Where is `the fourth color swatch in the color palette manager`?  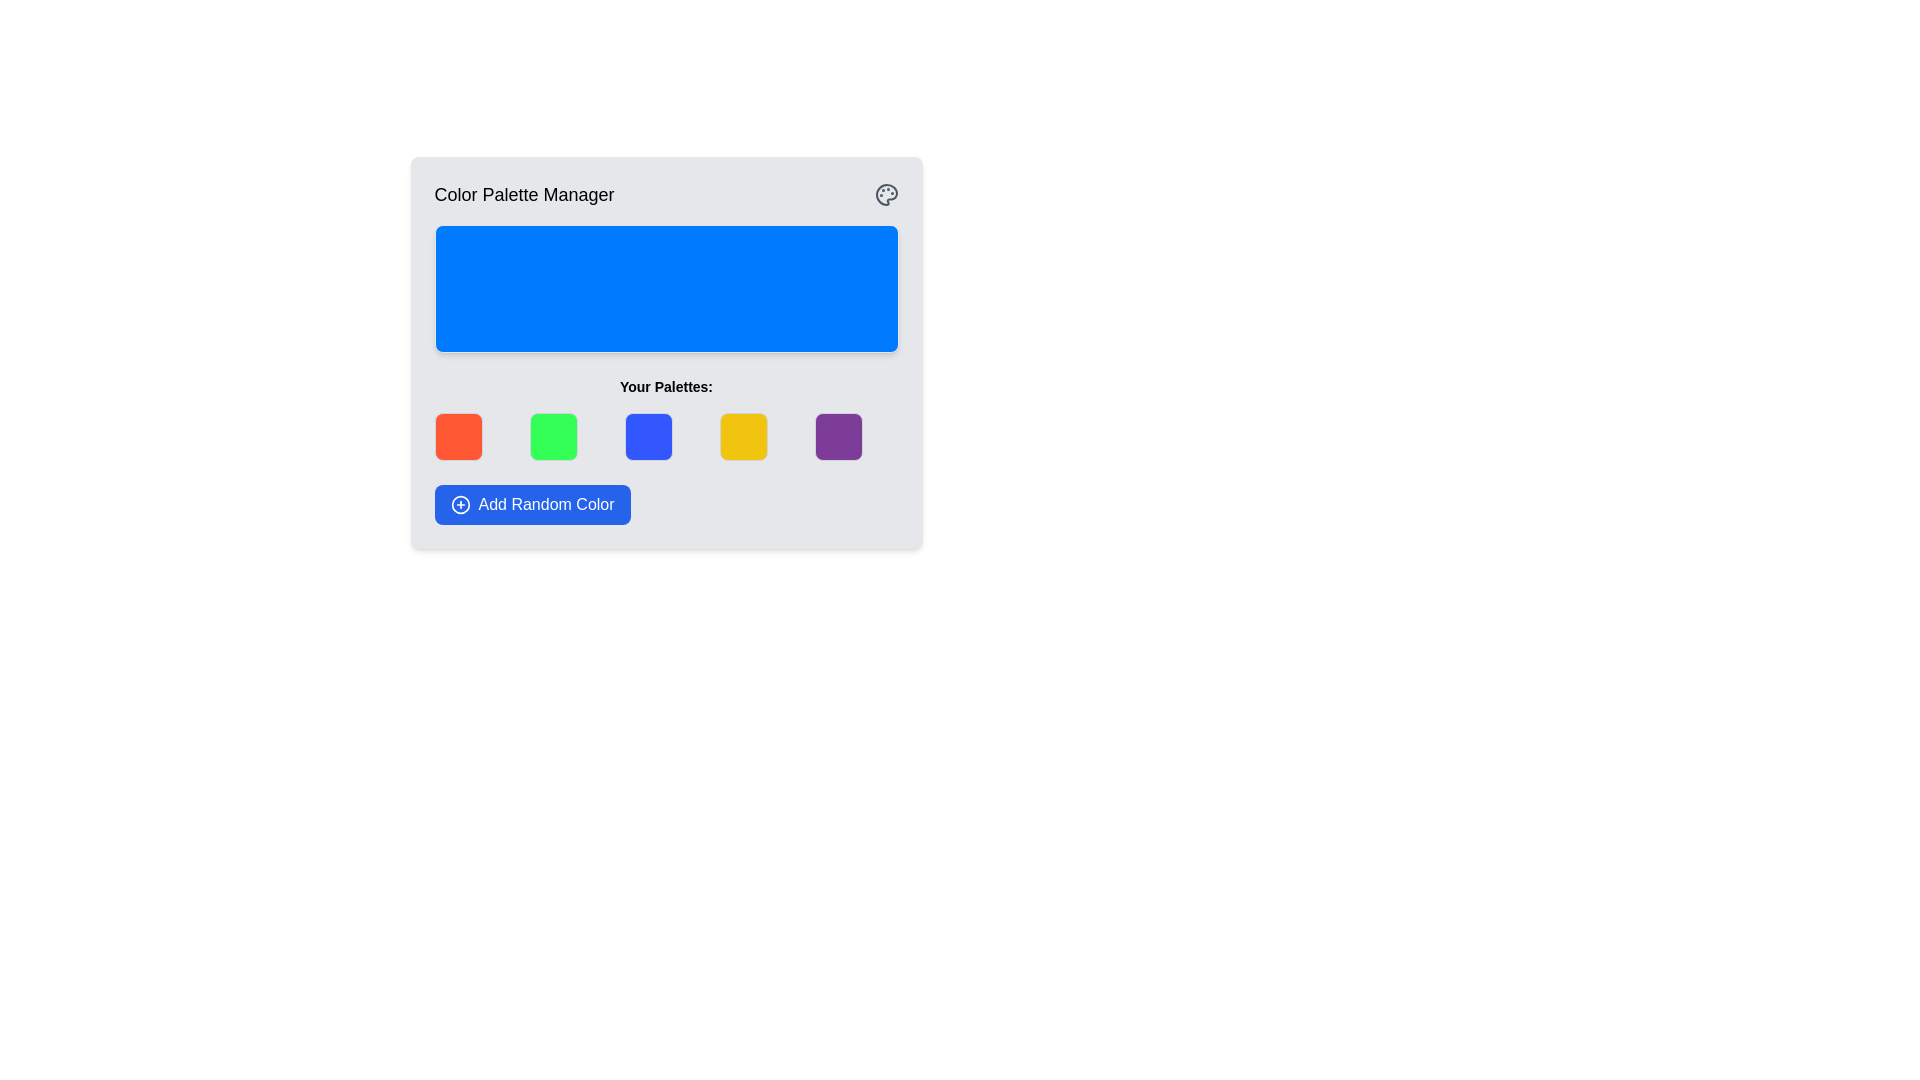 the fourth color swatch in the color palette manager is located at coordinates (743, 435).